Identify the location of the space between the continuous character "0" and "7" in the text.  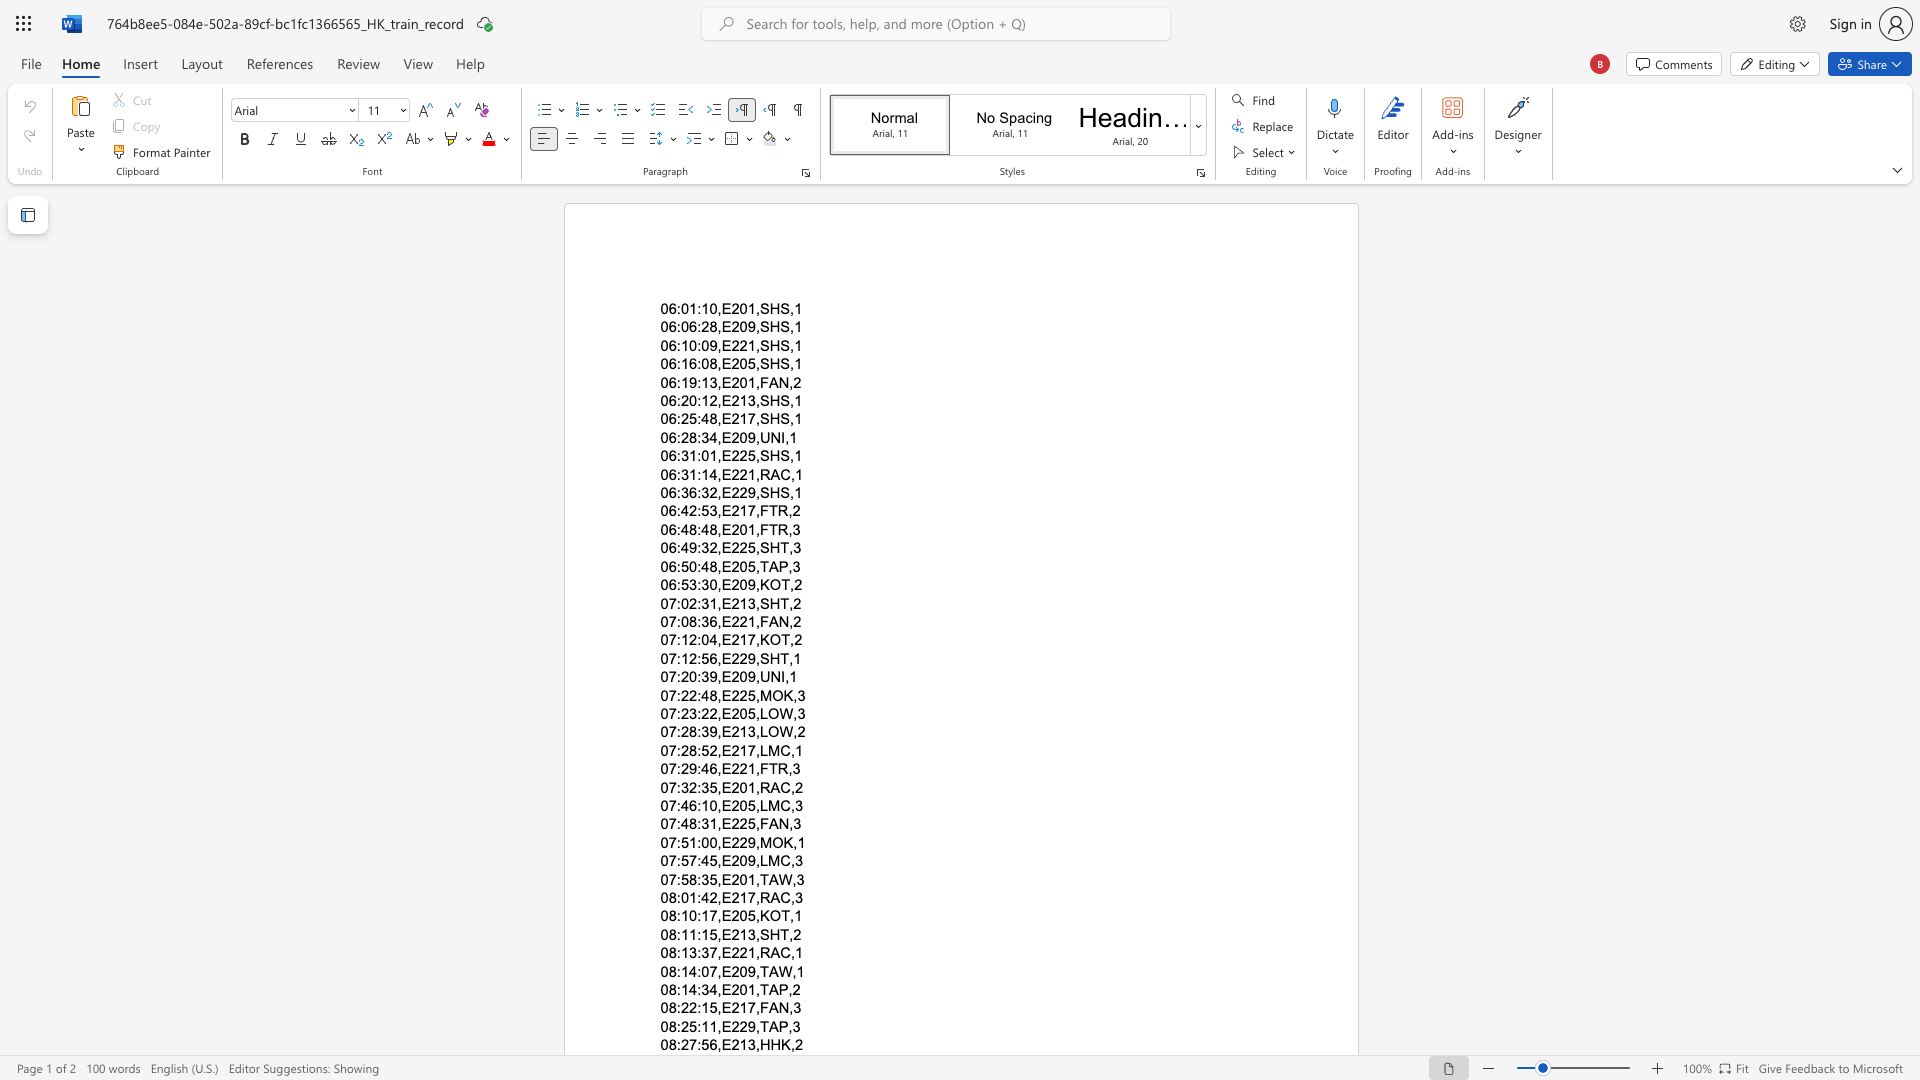
(668, 860).